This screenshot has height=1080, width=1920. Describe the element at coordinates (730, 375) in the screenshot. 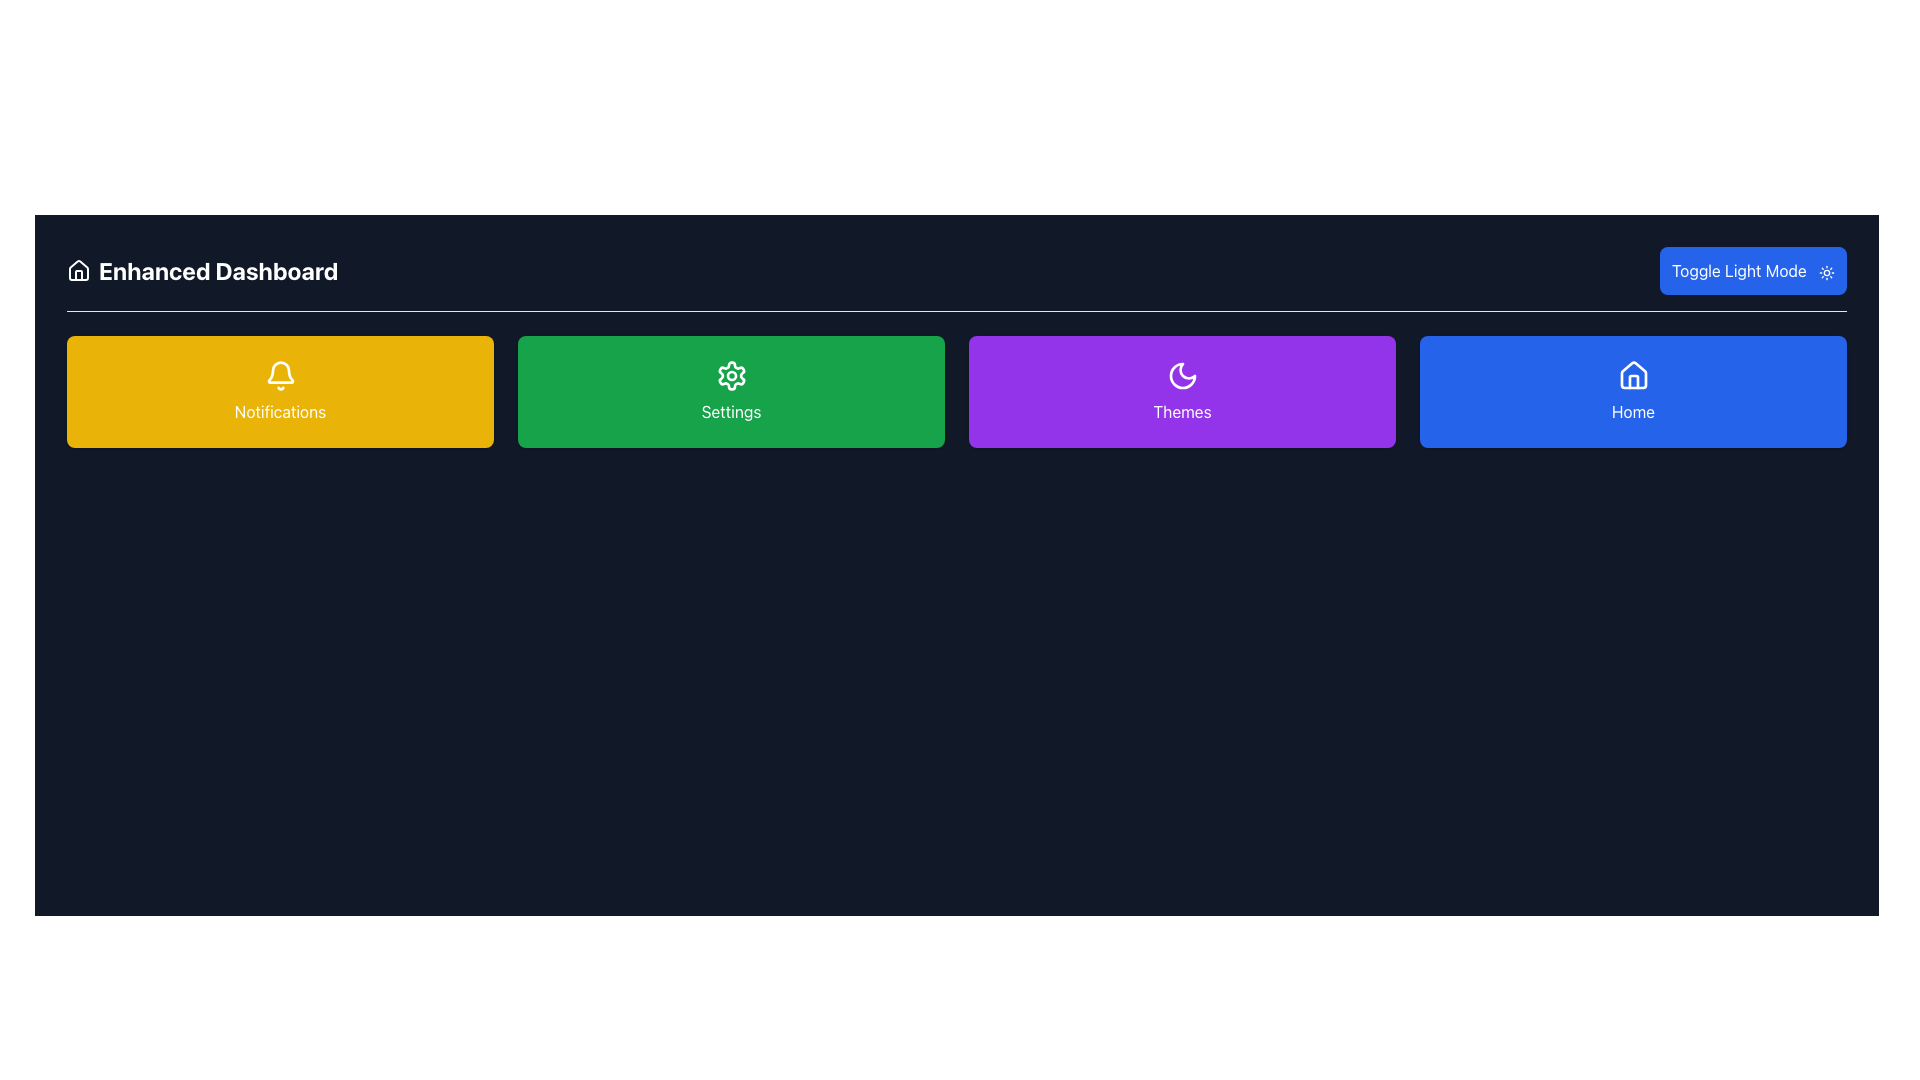

I see `the settings gear icon, which is centrally positioned within the green rectangular button labeled 'Settings'` at that location.